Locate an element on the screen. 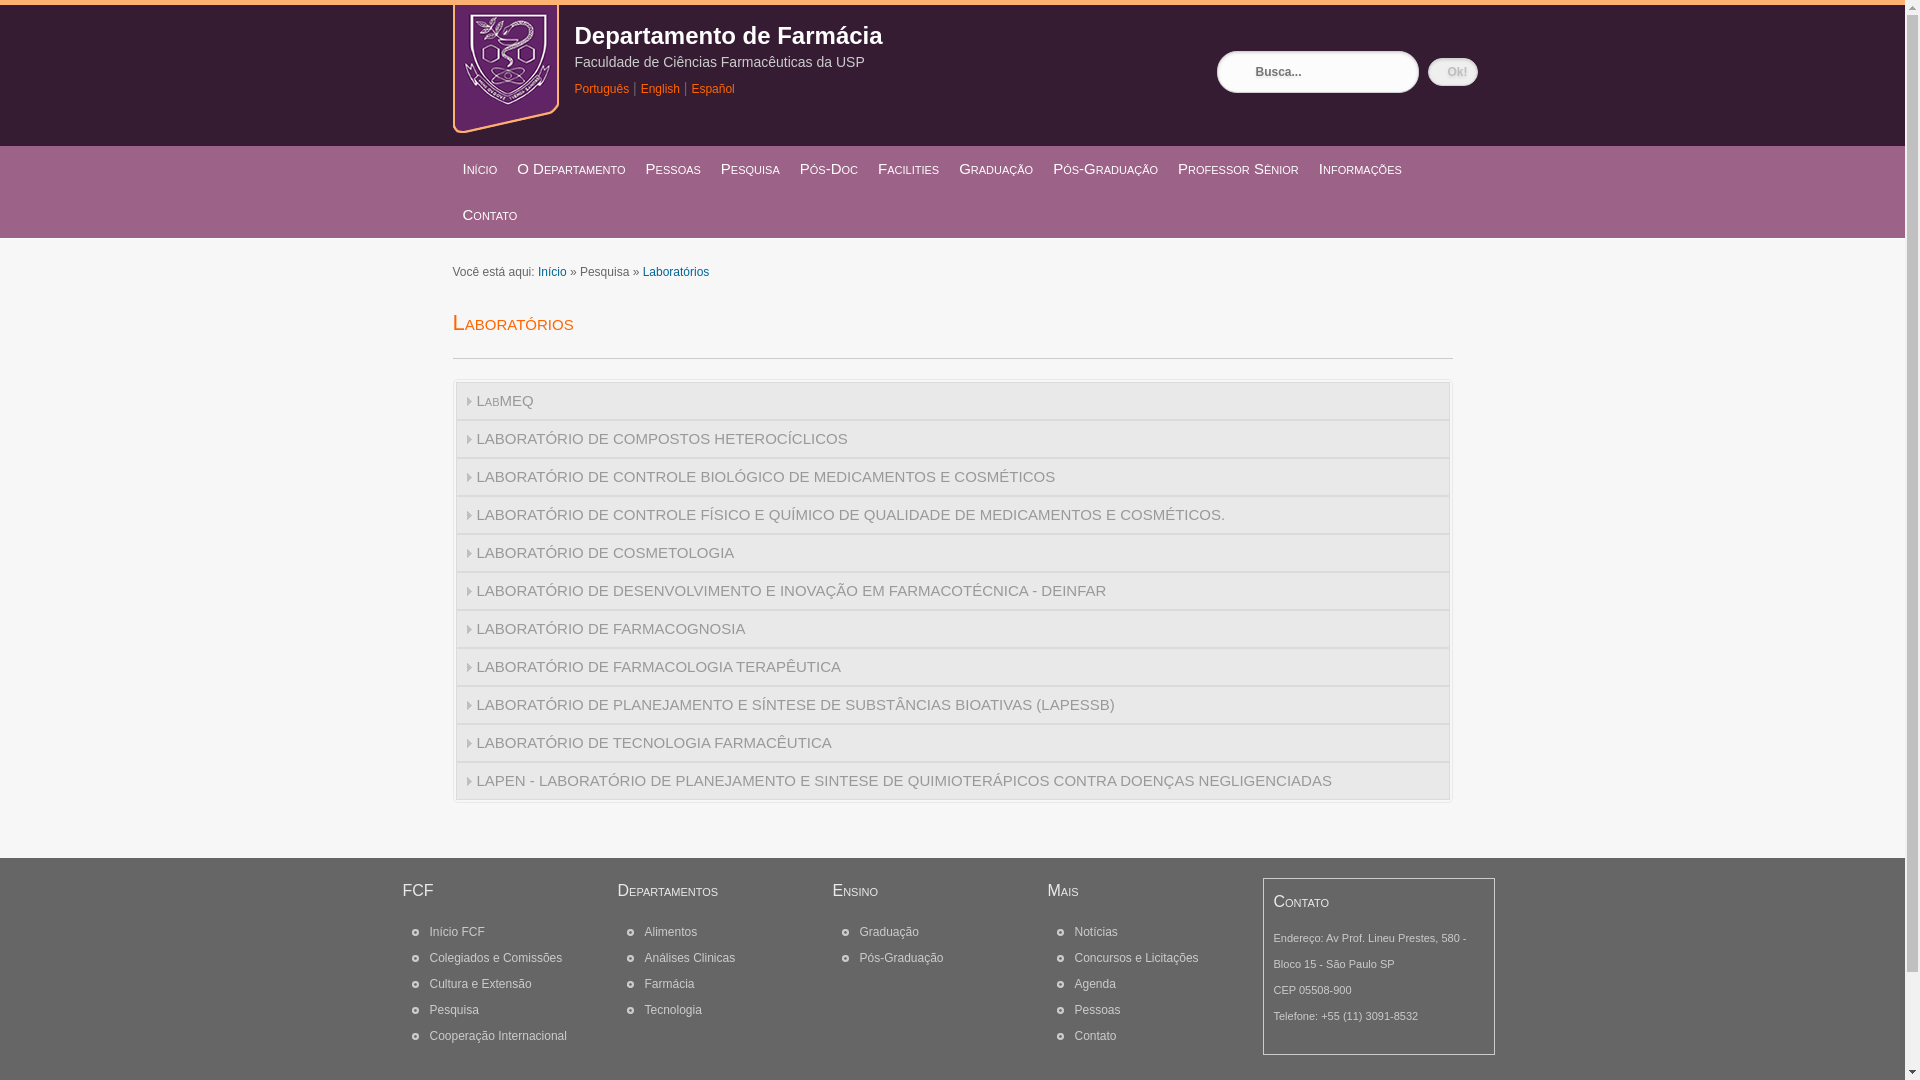 The width and height of the screenshot is (1920, 1080). 'Contato' is located at coordinates (489, 215).